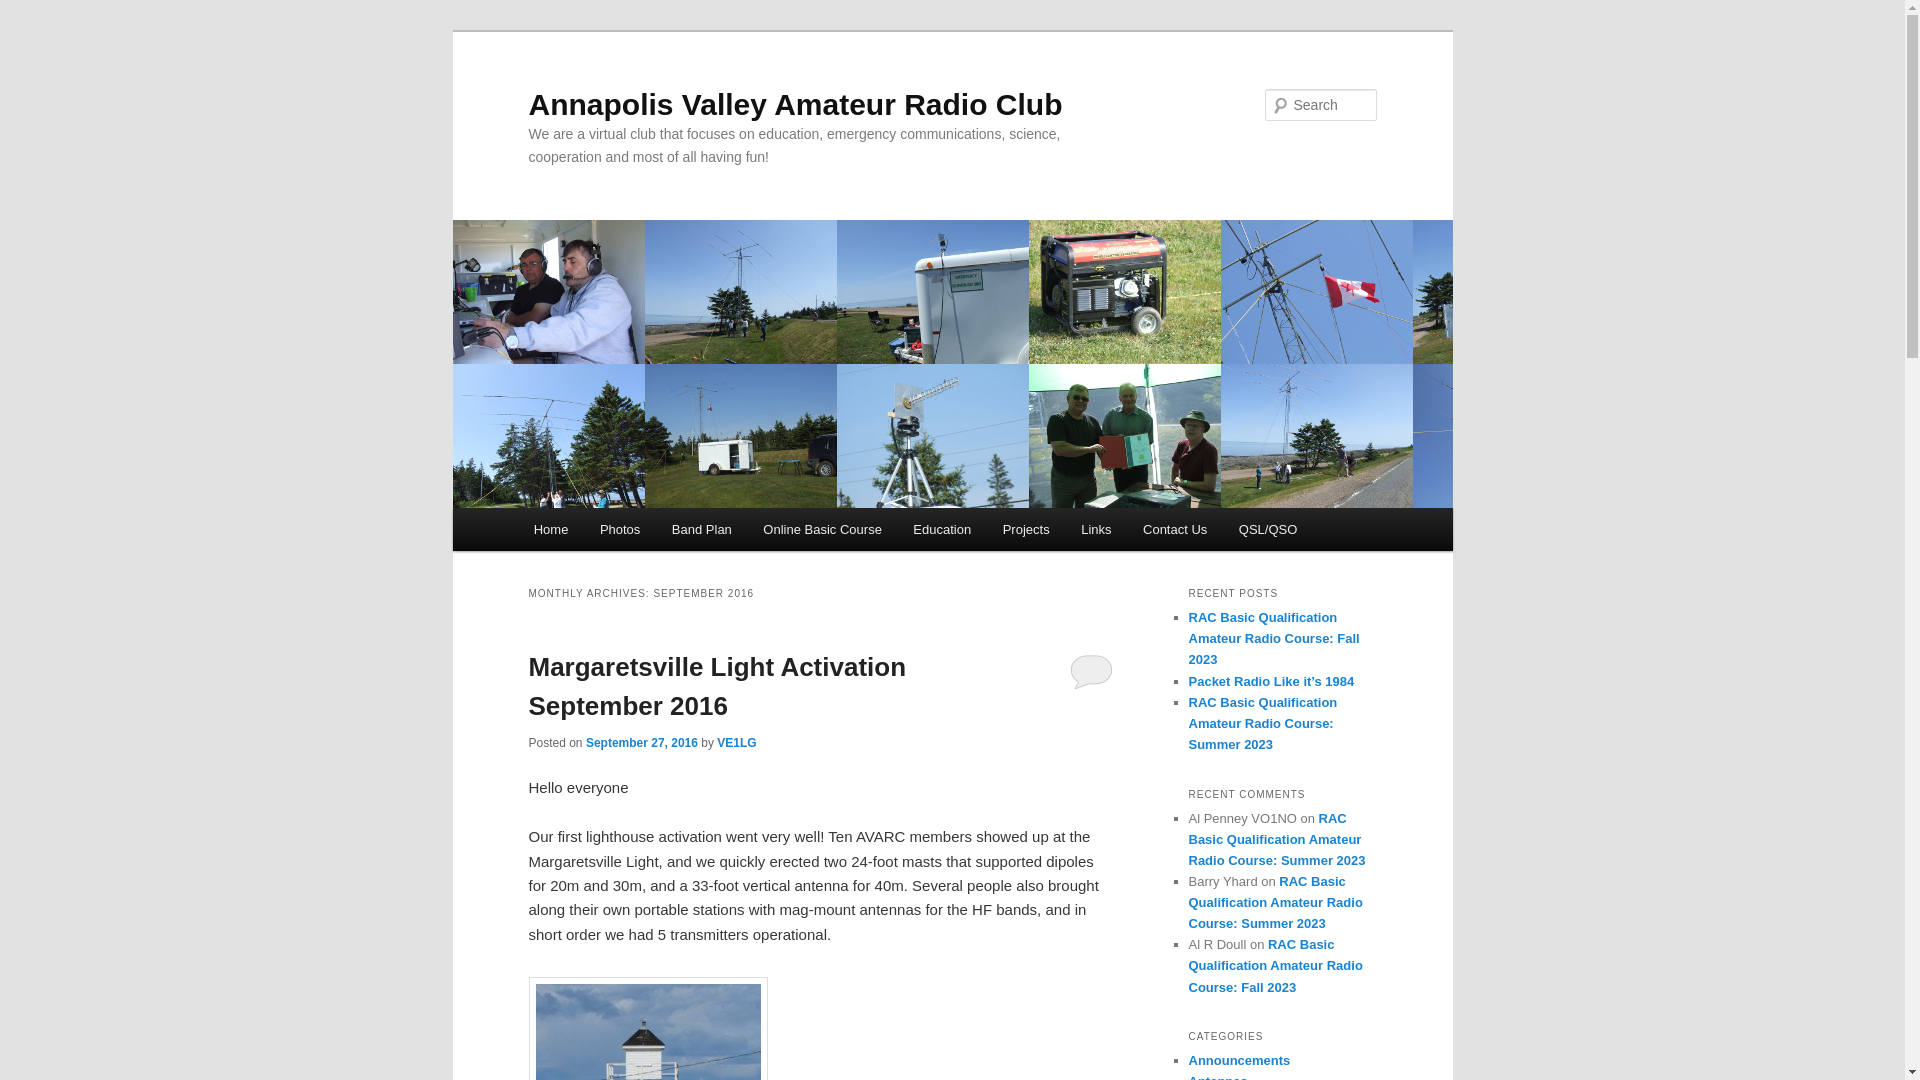 The width and height of the screenshot is (1920, 1080). I want to click on 'Margaretsville Light Activation September 2016', so click(716, 685).